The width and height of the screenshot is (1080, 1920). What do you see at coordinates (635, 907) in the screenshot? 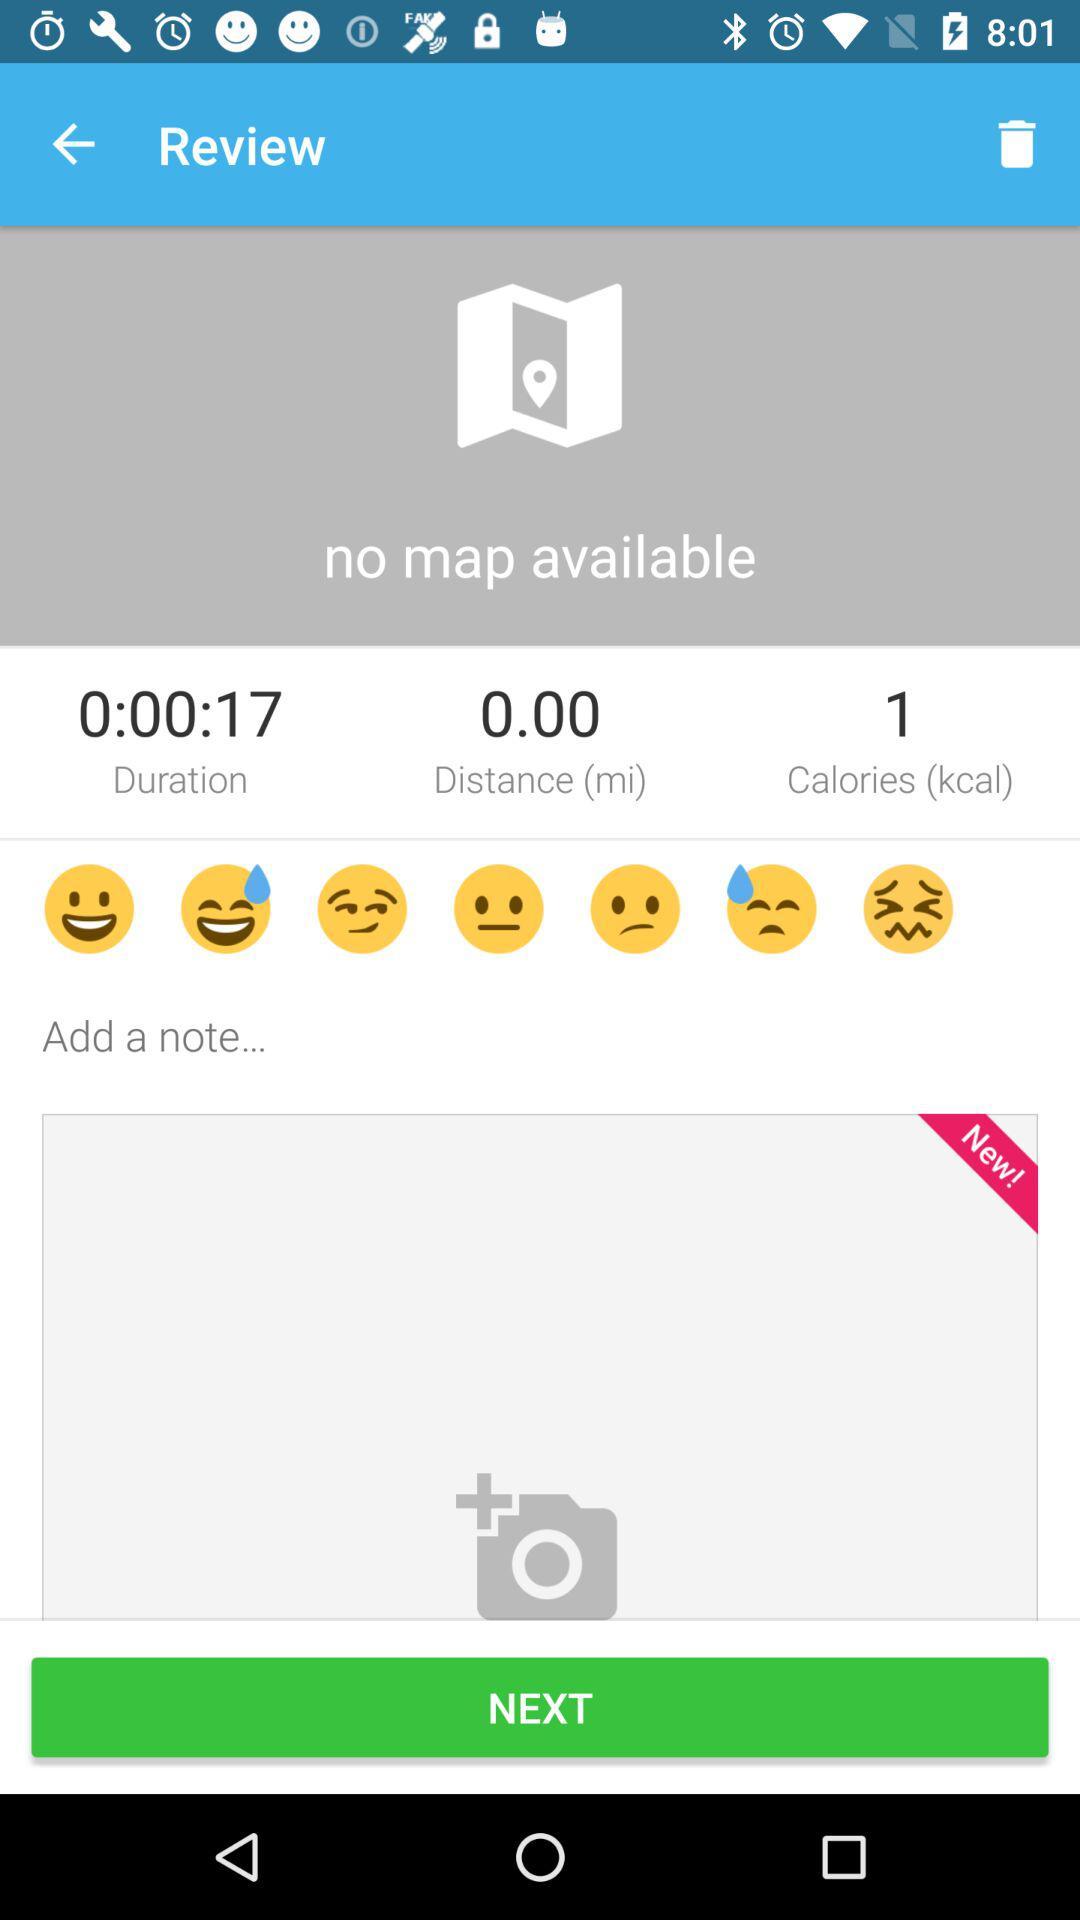
I see `the emoji icon` at bounding box center [635, 907].